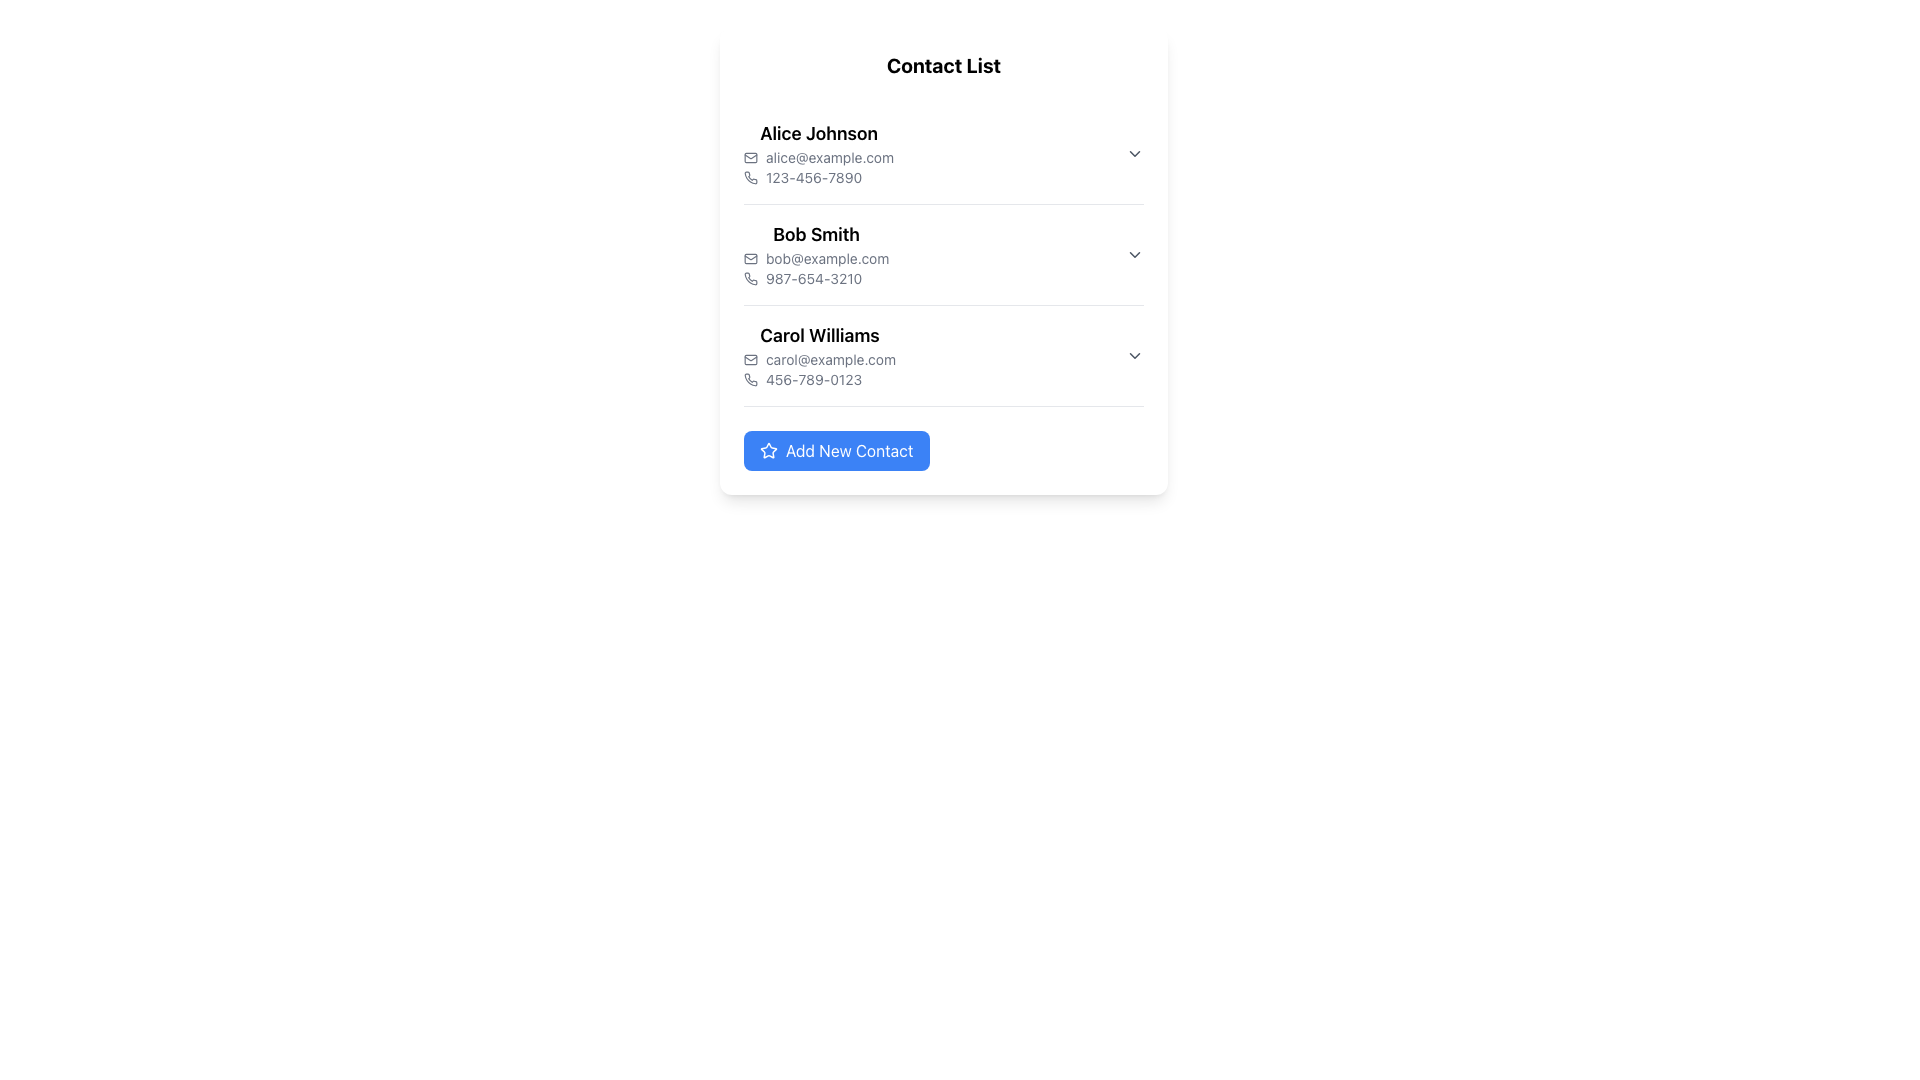 This screenshot has height=1080, width=1920. I want to click on the phone number icon representing the contact 'Bob Smith' in the second row of the contact list, which is visually associated with the text '987-654-3210', so click(749, 278).